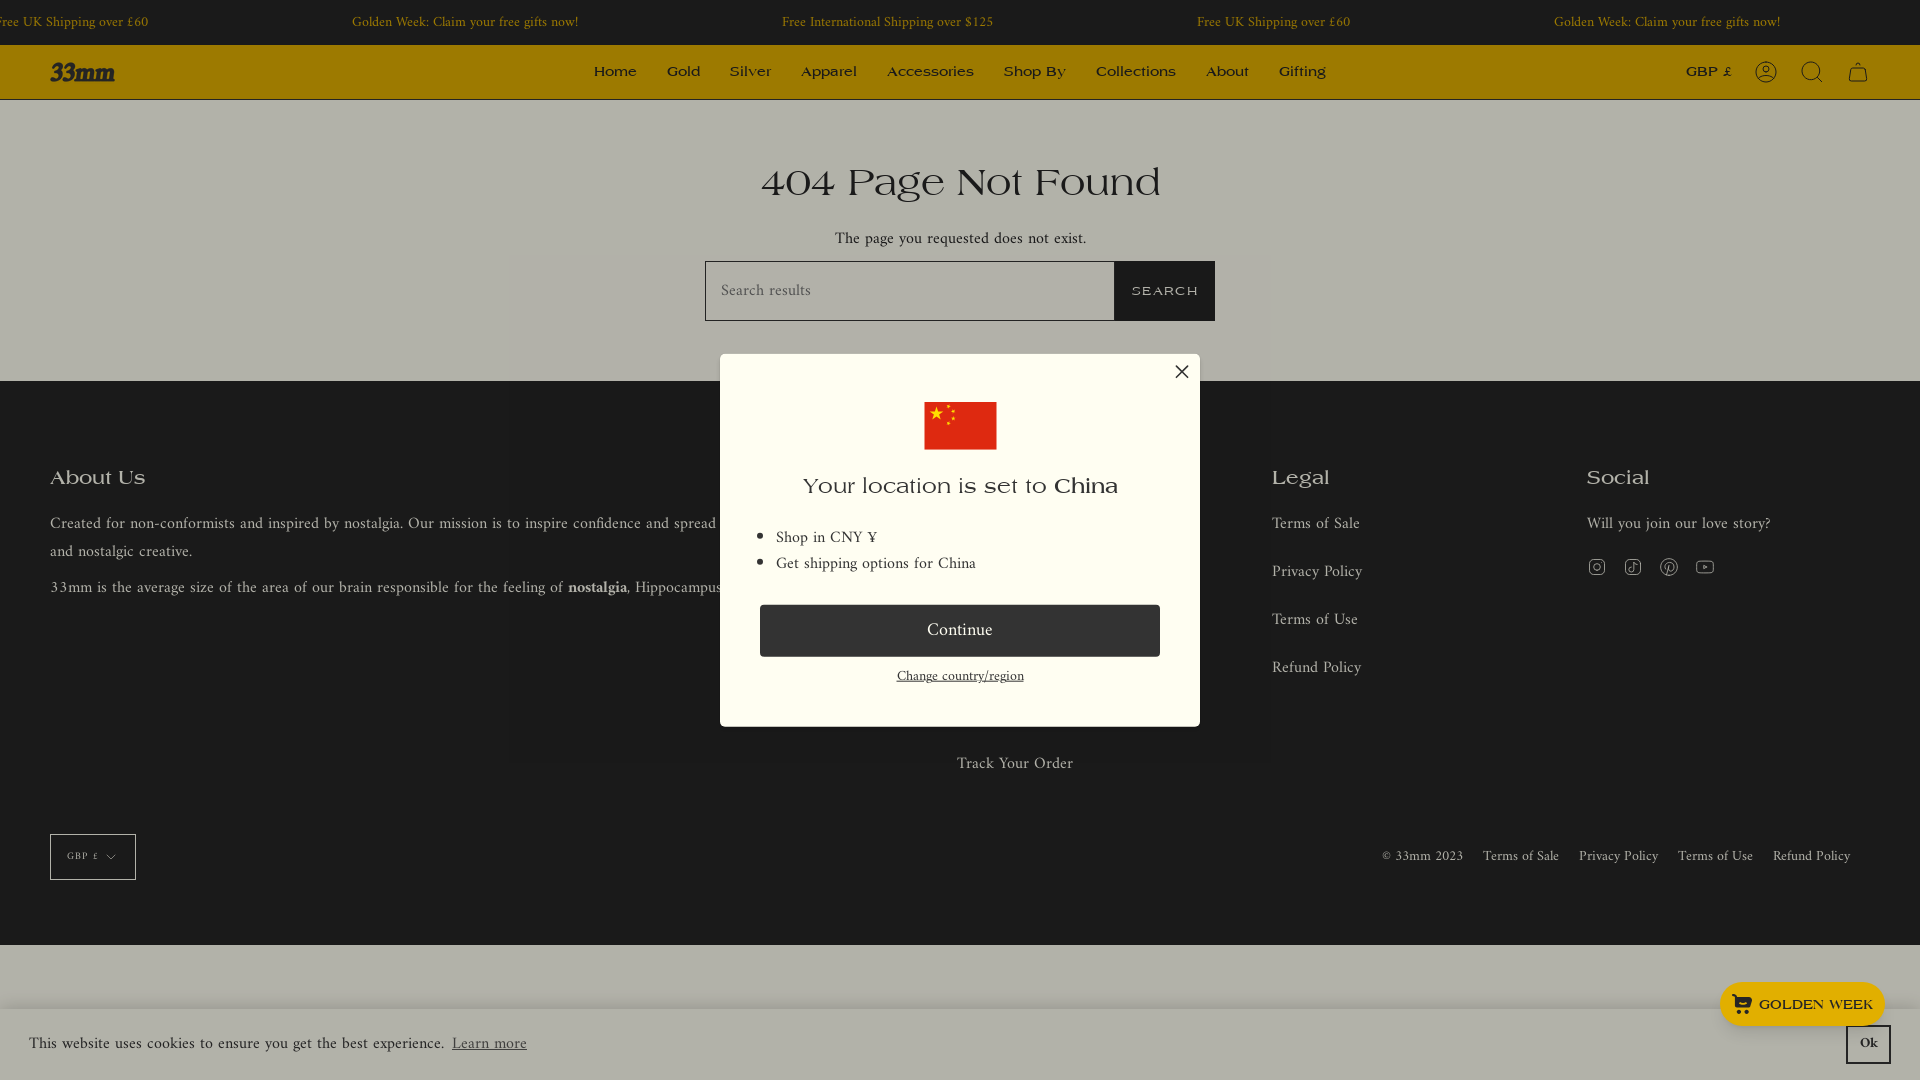 The width and height of the screenshot is (1920, 1080). I want to click on 'Refund Policy', so click(1316, 667).